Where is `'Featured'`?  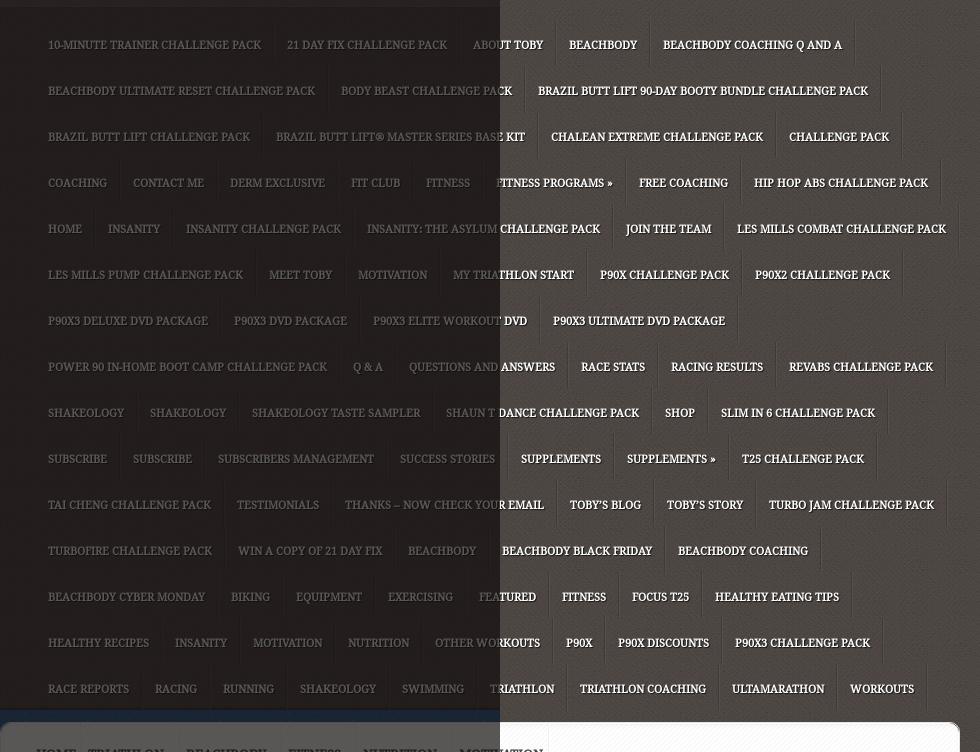 'Featured' is located at coordinates (507, 597).